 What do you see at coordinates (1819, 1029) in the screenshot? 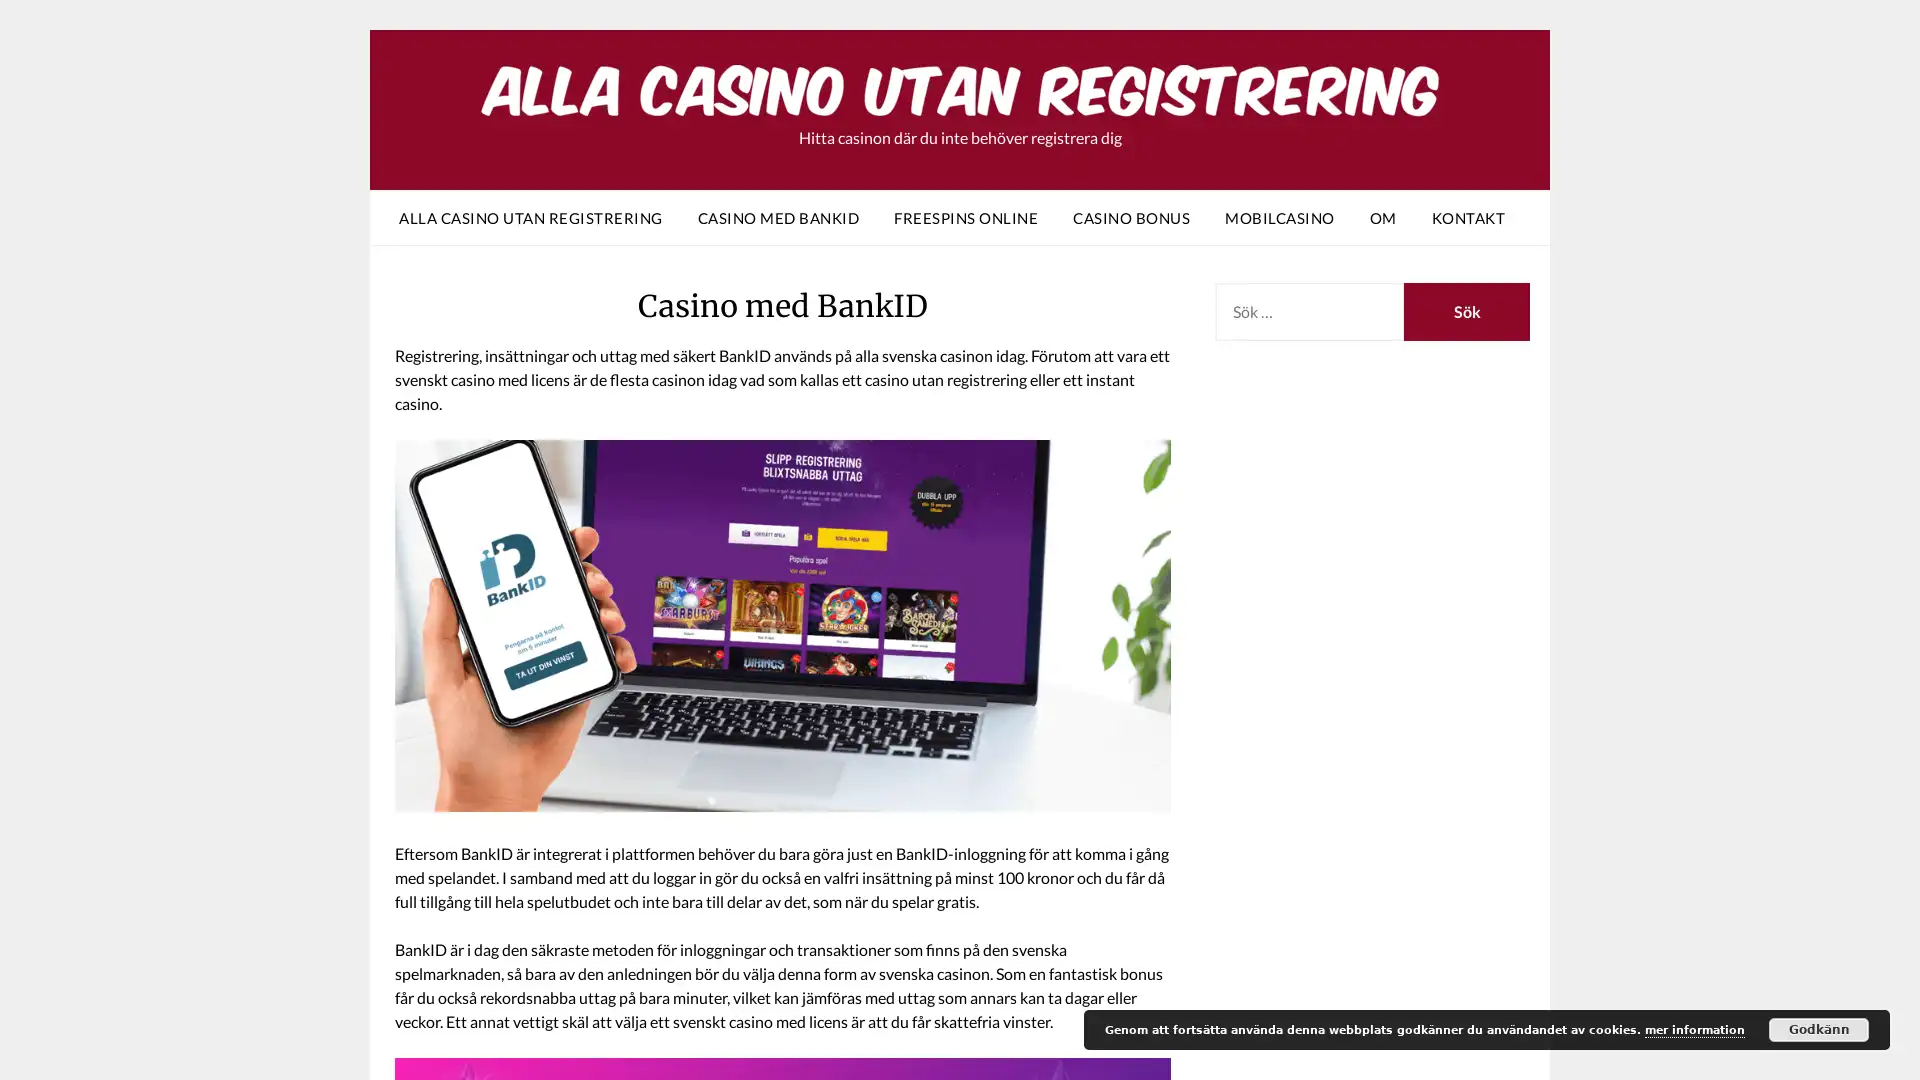
I see `Godkann` at bounding box center [1819, 1029].